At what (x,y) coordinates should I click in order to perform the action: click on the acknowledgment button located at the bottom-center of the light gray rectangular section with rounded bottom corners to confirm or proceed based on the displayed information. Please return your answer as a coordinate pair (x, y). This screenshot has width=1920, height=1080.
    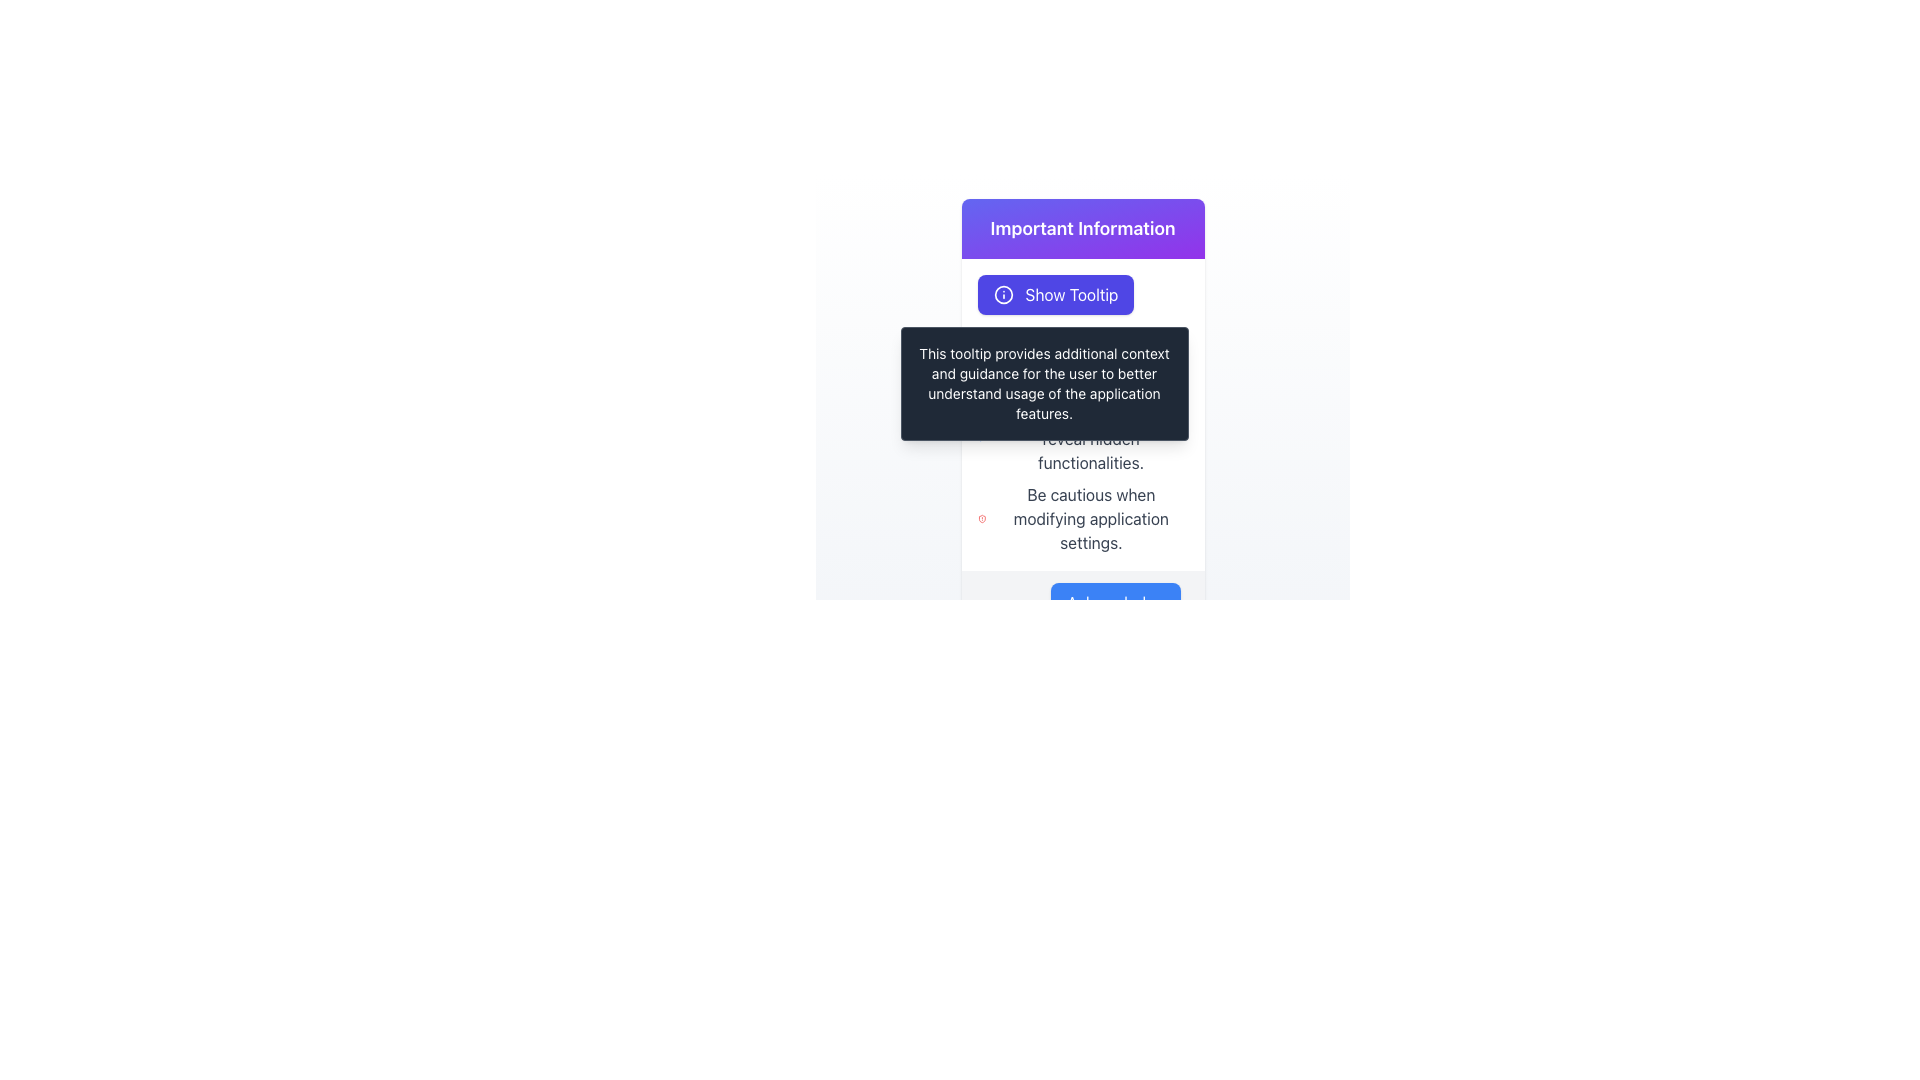
    Looking at the image, I should click on (1114, 601).